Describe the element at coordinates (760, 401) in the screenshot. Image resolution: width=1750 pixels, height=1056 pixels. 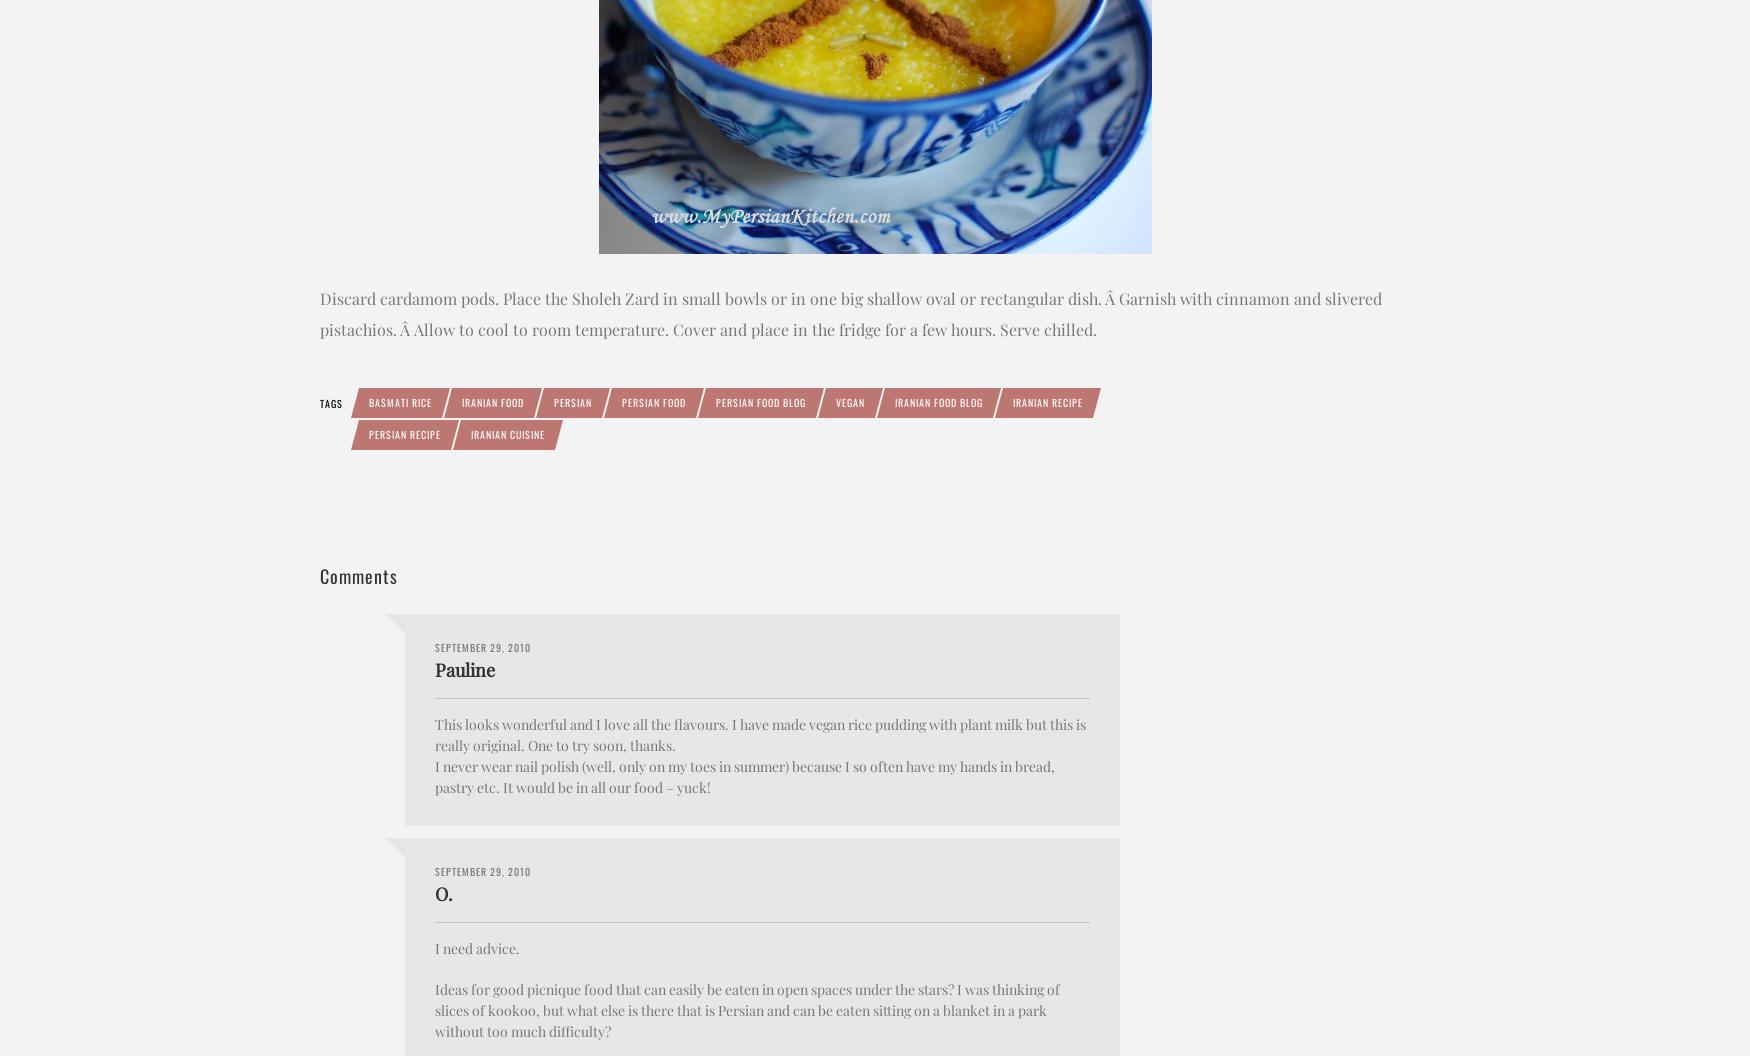
I see `'Persian food blog'` at that location.